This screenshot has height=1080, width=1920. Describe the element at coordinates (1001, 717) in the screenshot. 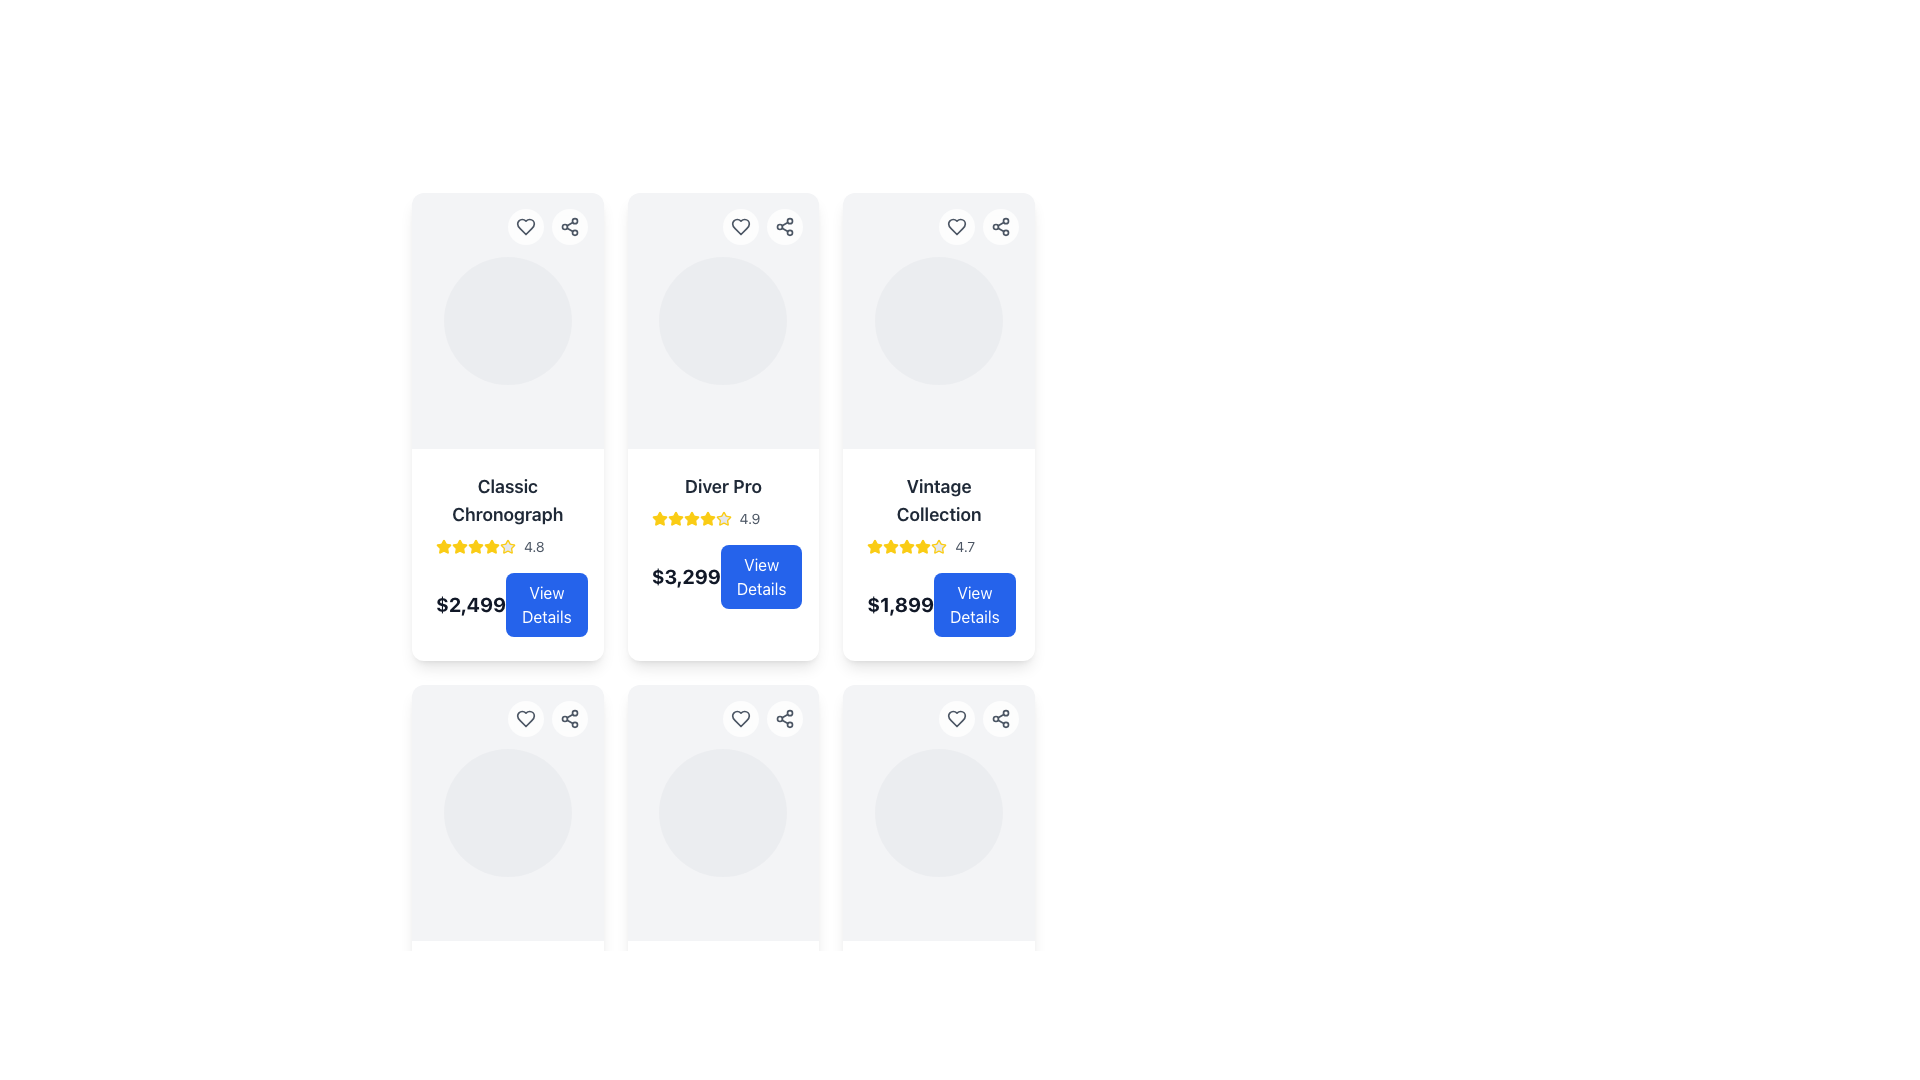

I see `the interactive share icon, which is a triangular shape formed by three connected circles and lines, located at the top-right corner of the second column in the grid layout above the 'Diver Pro' product card` at that location.